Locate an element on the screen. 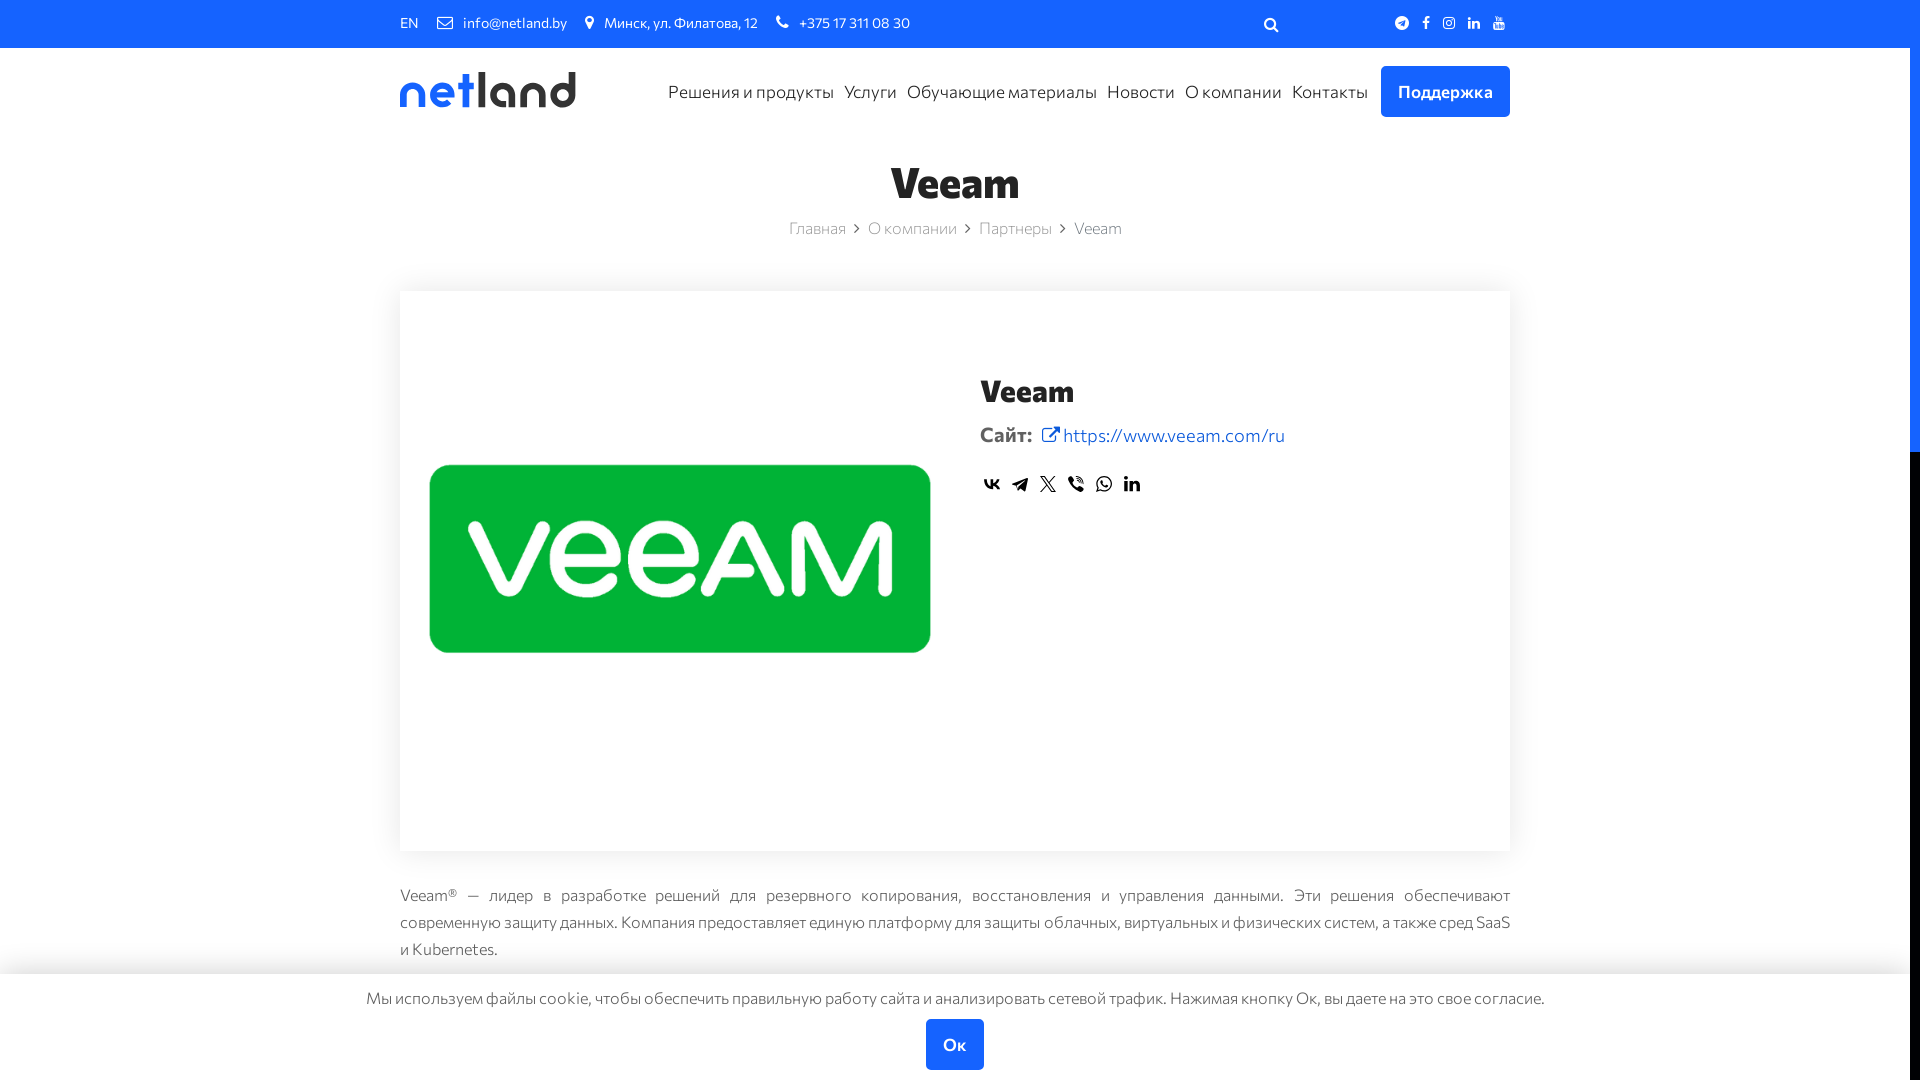 This screenshot has height=1080, width=1920. 'WhatsApp' is located at coordinates (1103, 483).